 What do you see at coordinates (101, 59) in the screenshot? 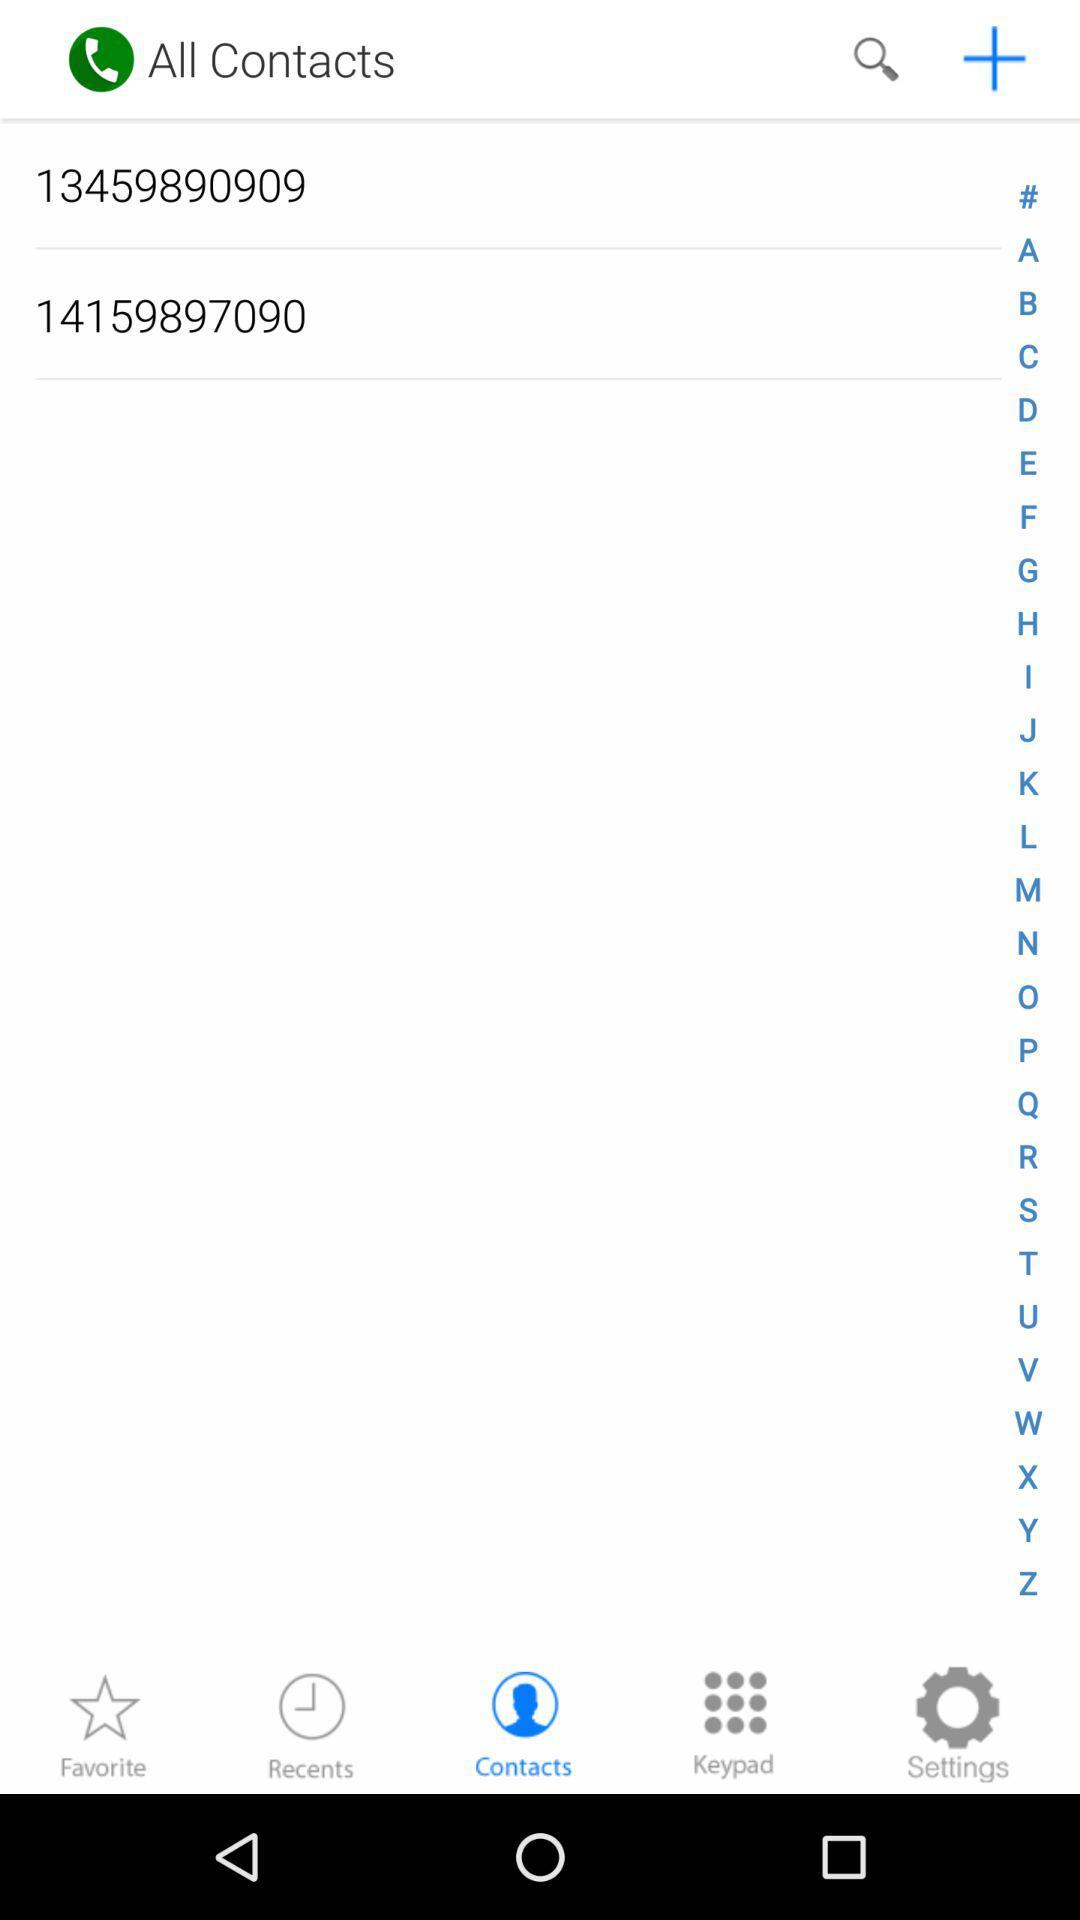
I see `make a call` at bounding box center [101, 59].